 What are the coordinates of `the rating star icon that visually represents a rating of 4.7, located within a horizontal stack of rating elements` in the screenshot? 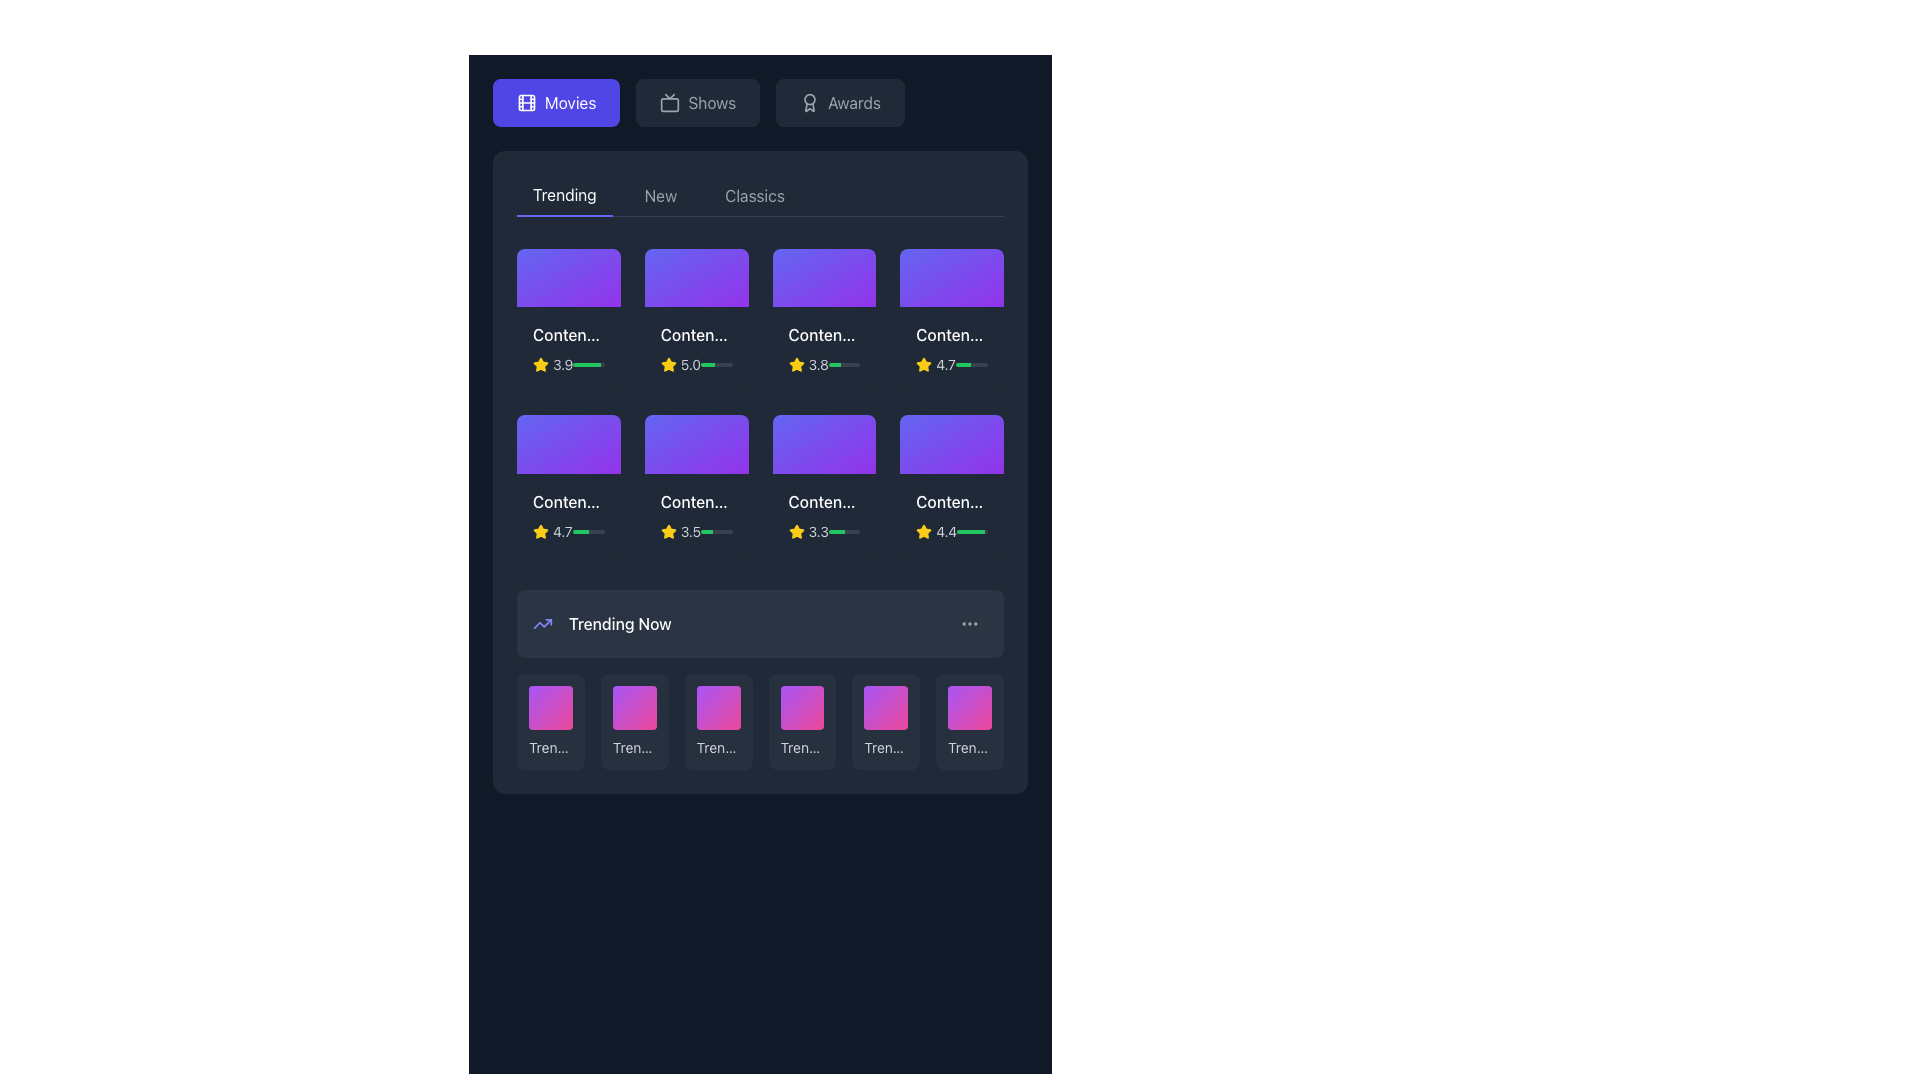 It's located at (923, 365).